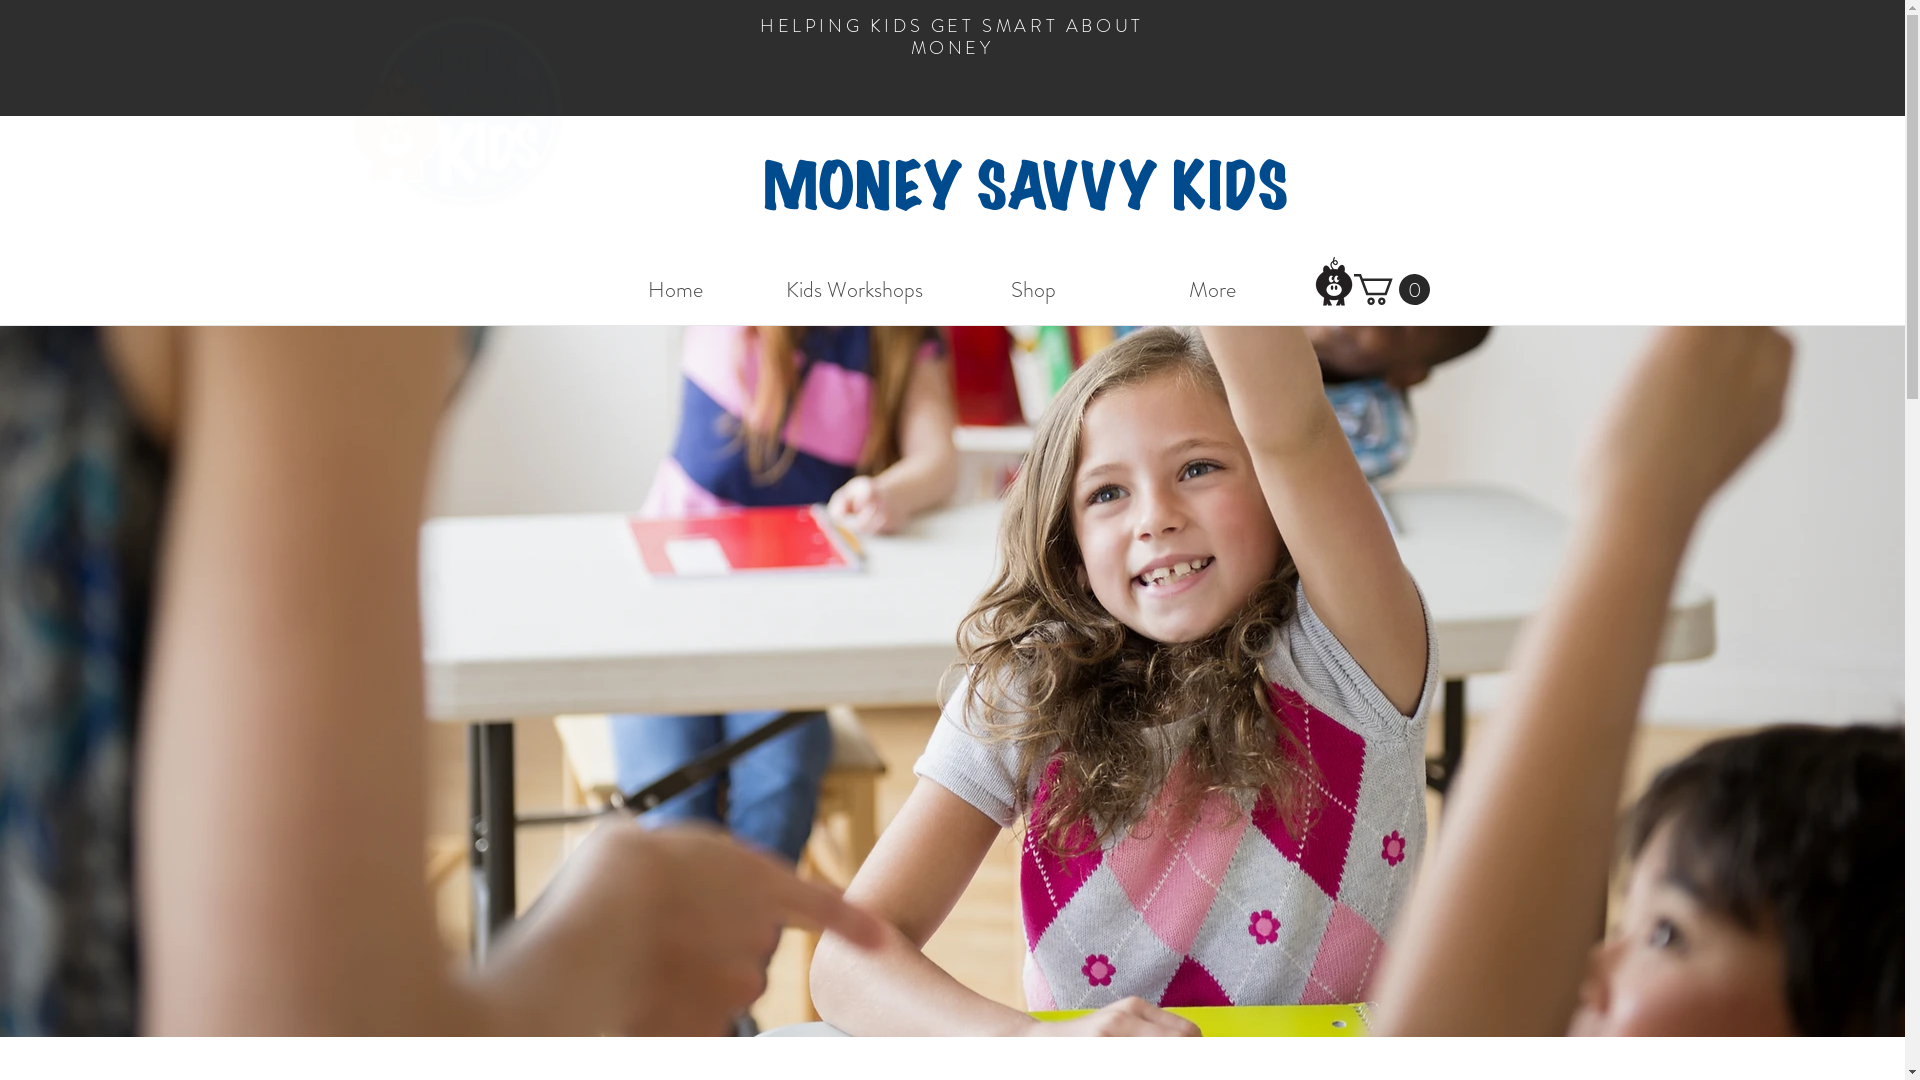 The image size is (1920, 1080). What do you see at coordinates (1024, 188) in the screenshot?
I see `'MONEY SAVVY KIDS'` at bounding box center [1024, 188].